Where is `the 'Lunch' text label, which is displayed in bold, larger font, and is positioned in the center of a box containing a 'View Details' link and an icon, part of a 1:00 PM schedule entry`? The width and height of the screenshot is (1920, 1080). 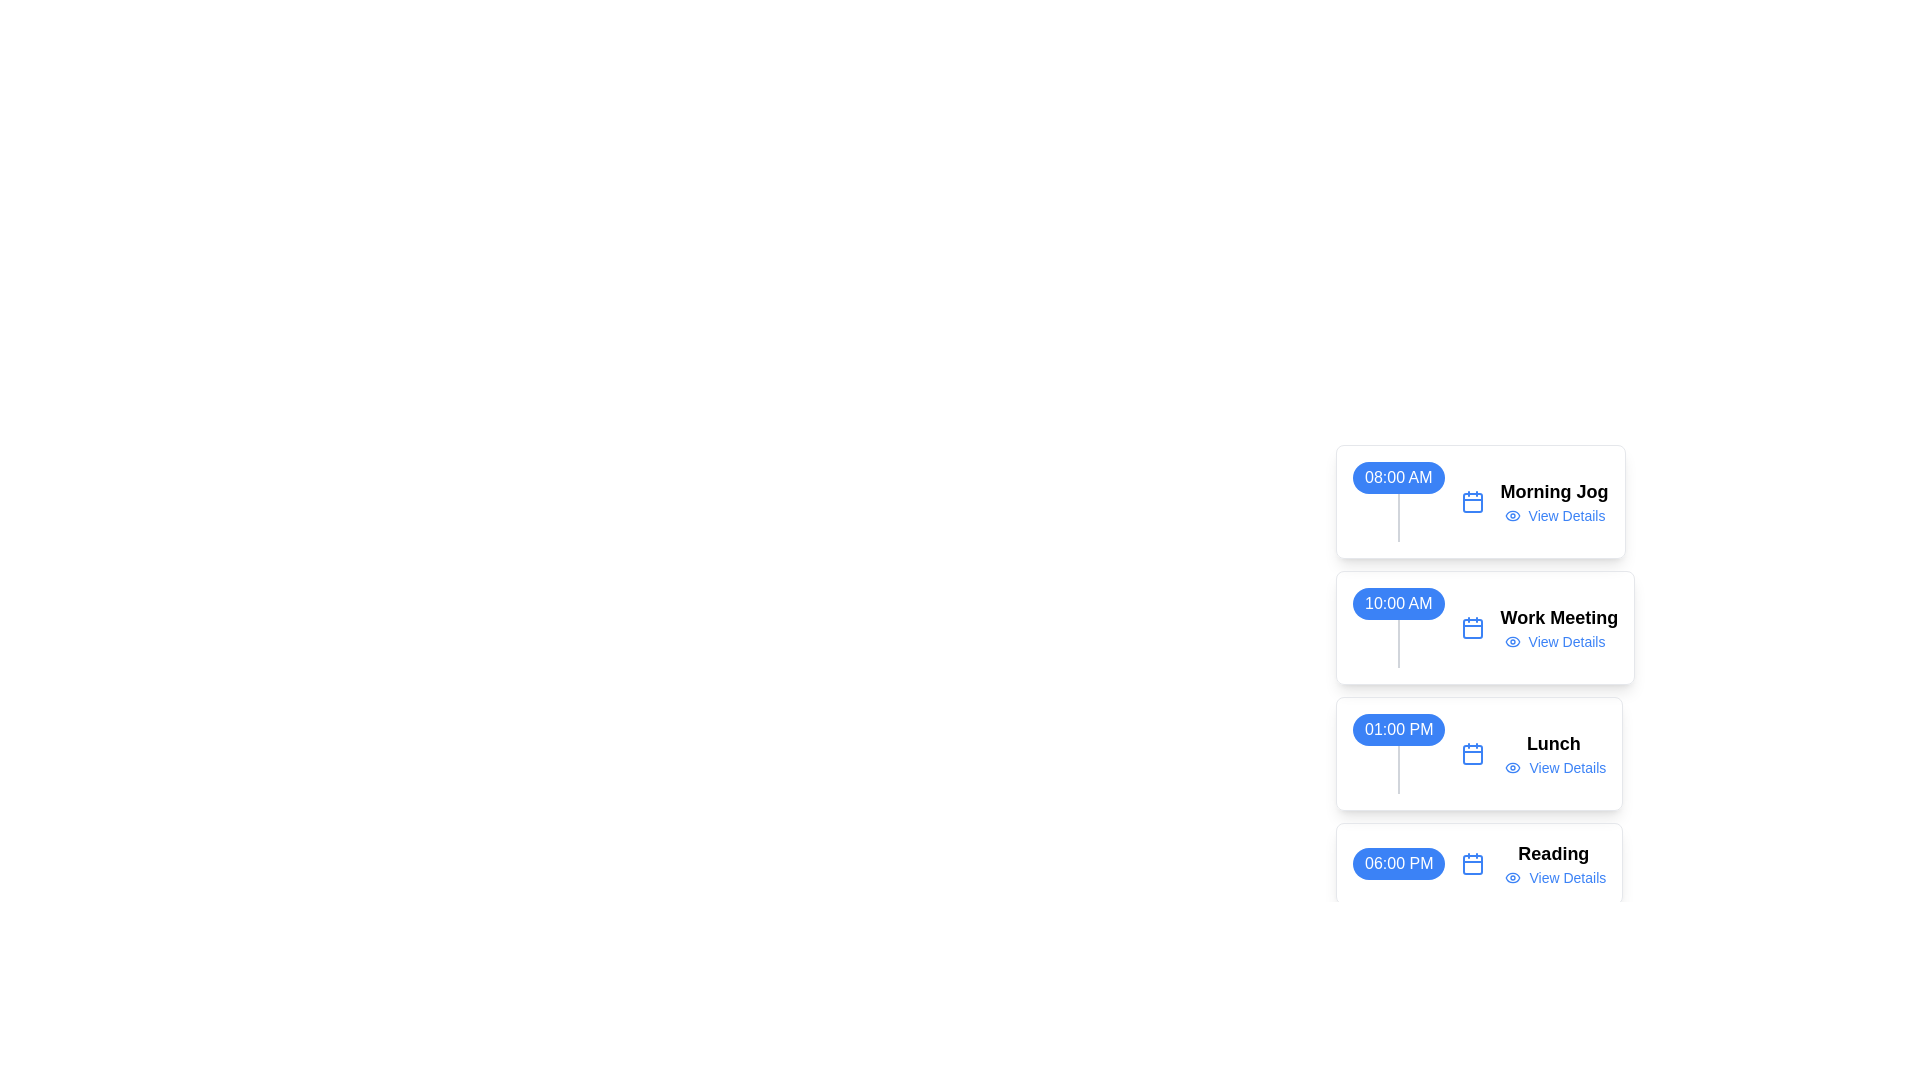
the 'Lunch' text label, which is displayed in bold, larger font, and is positioned in the center of a box containing a 'View Details' link and an icon, part of a 1:00 PM schedule entry is located at coordinates (1552, 744).